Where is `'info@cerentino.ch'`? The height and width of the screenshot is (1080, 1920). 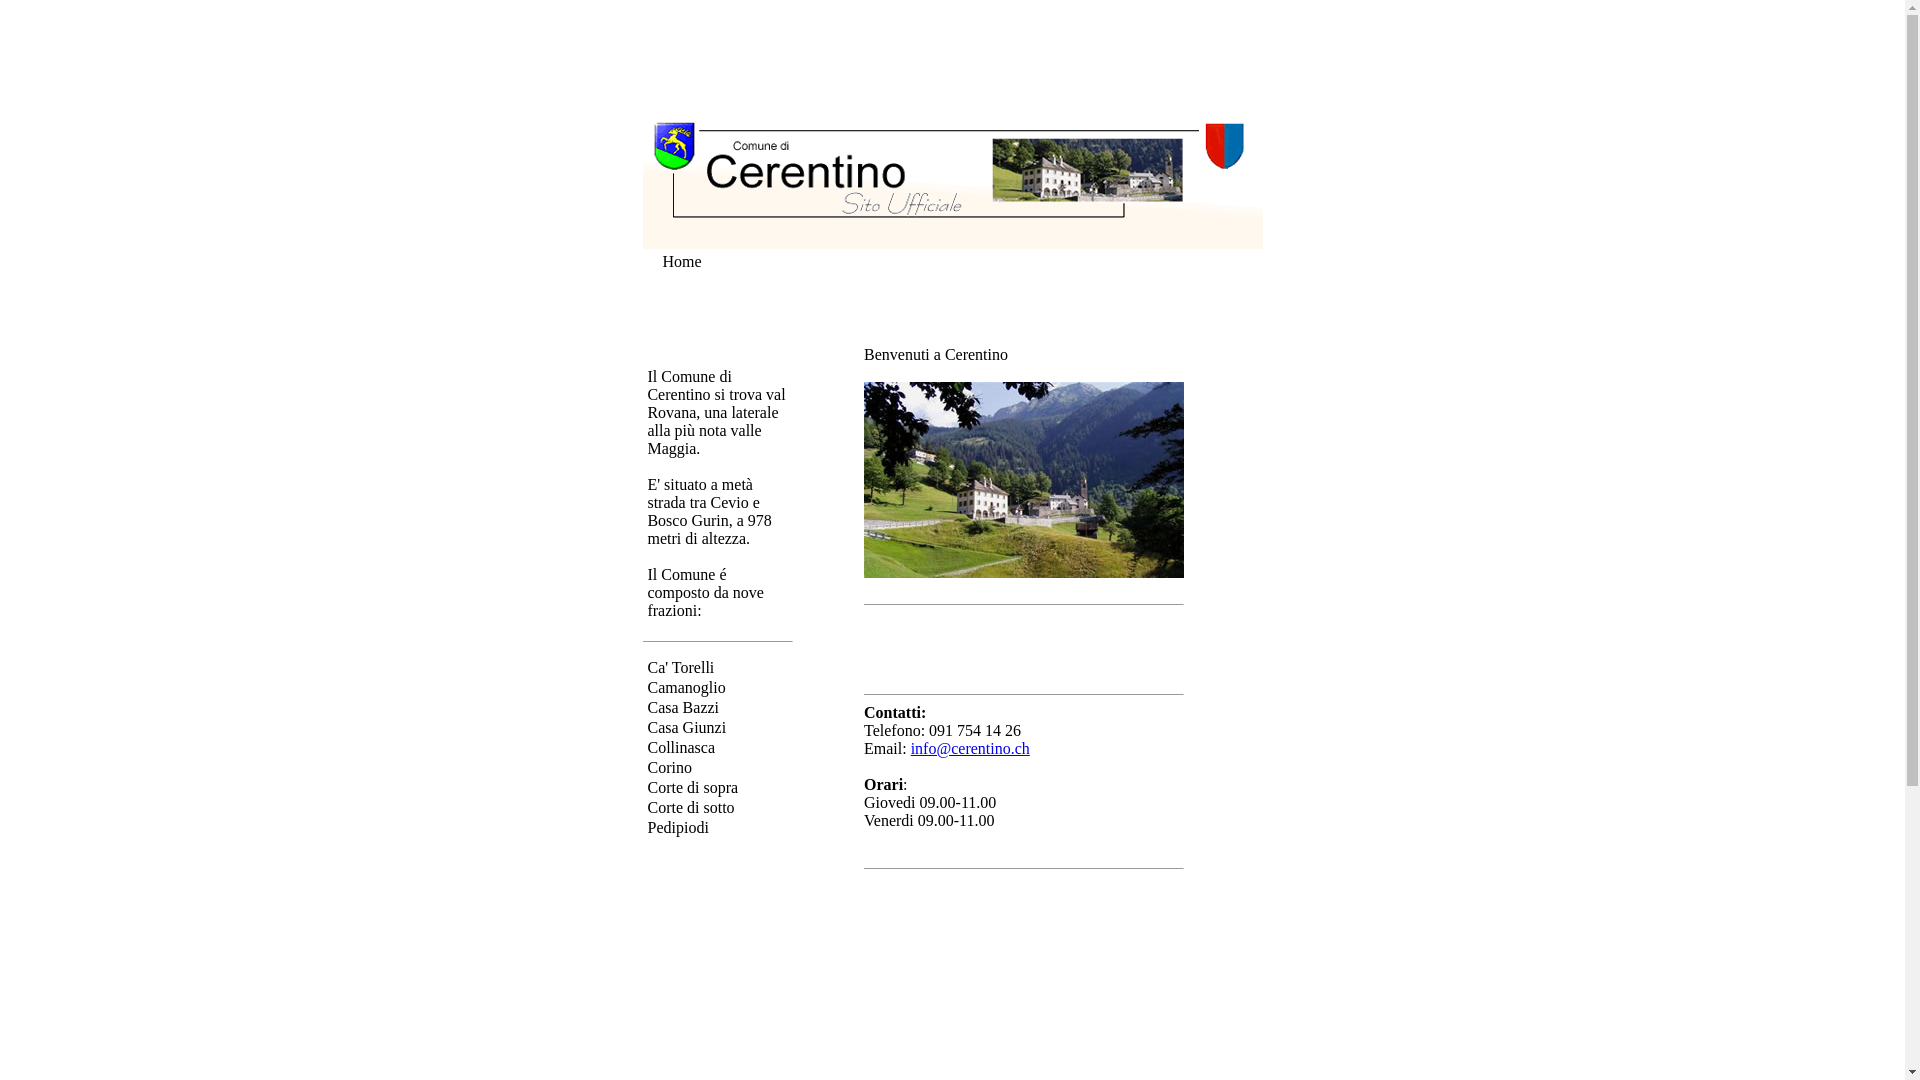 'info@cerentino.ch' is located at coordinates (970, 748).